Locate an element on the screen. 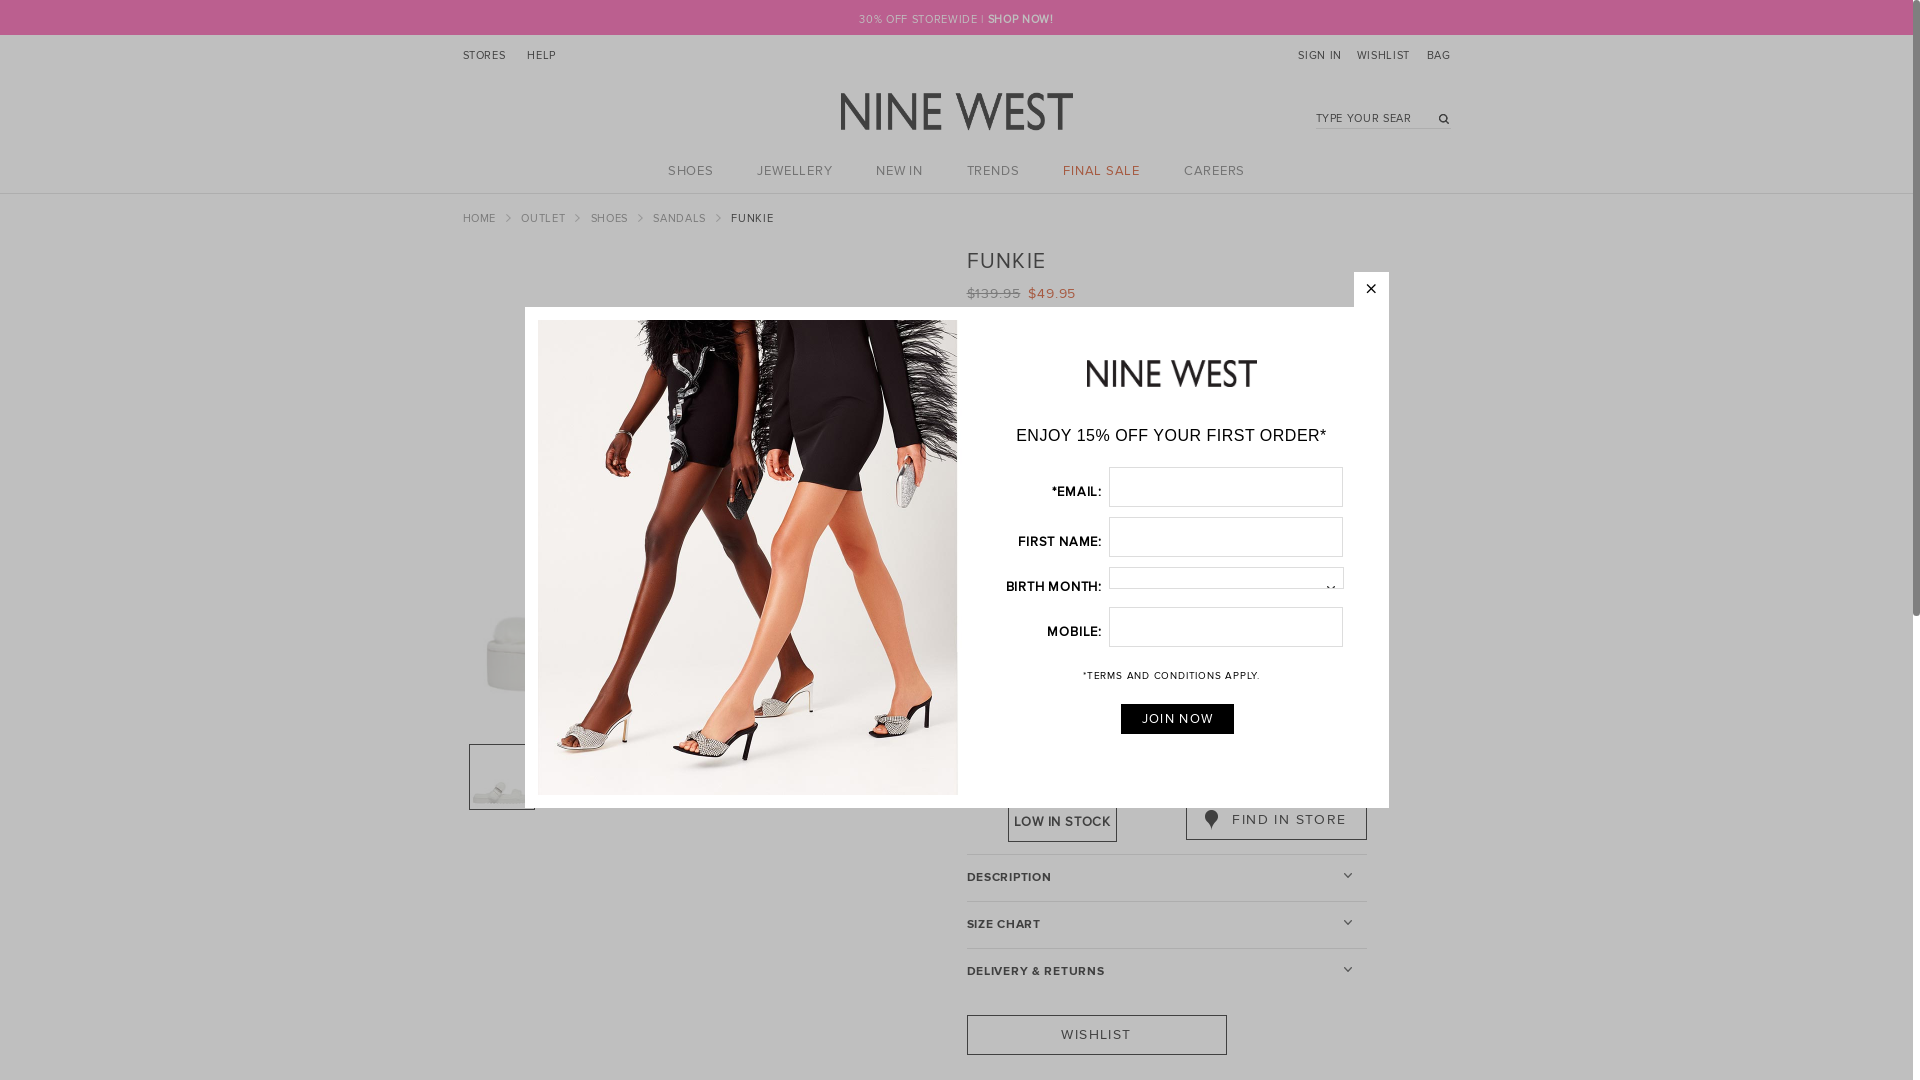 This screenshot has height=1080, width=1920. 'FINAL SALE' is located at coordinates (1100, 169).